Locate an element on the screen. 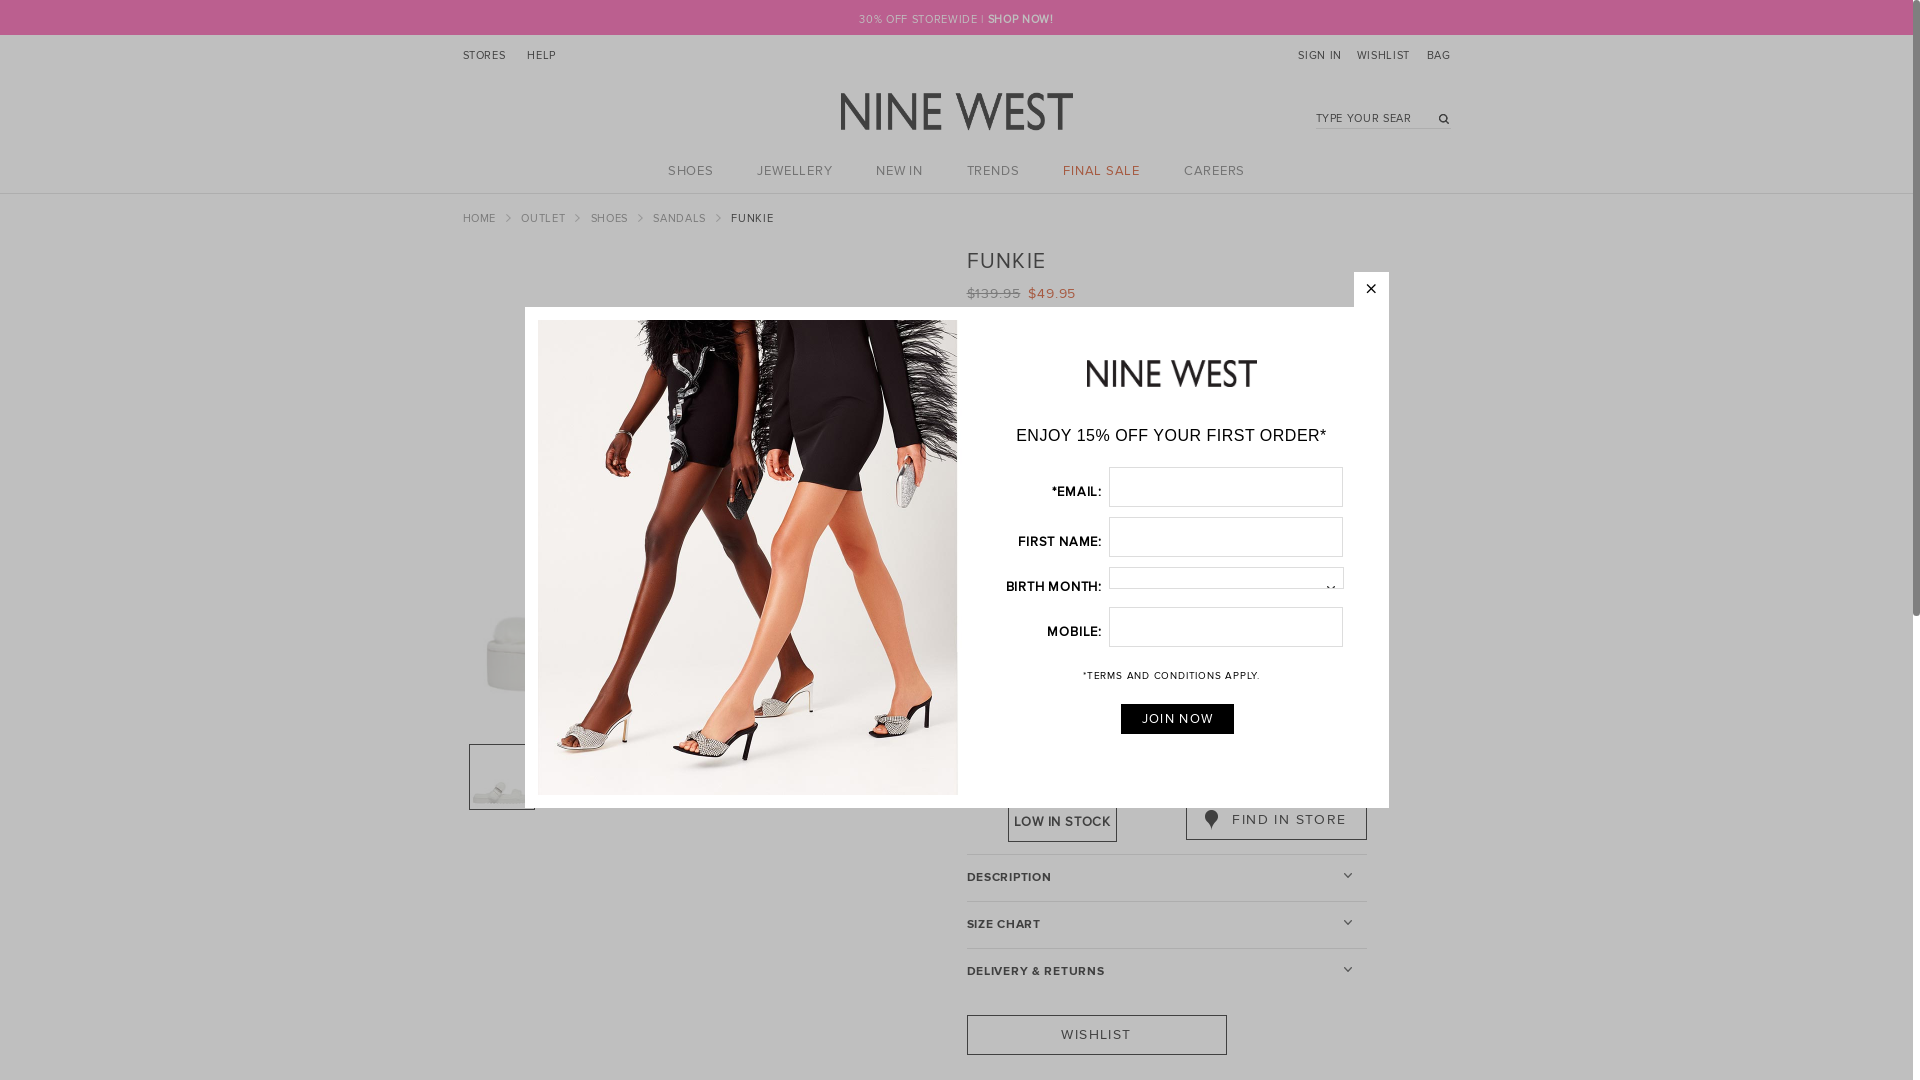 This screenshot has height=1080, width=1920. 'FINAL SALE' is located at coordinates (1100, 169).